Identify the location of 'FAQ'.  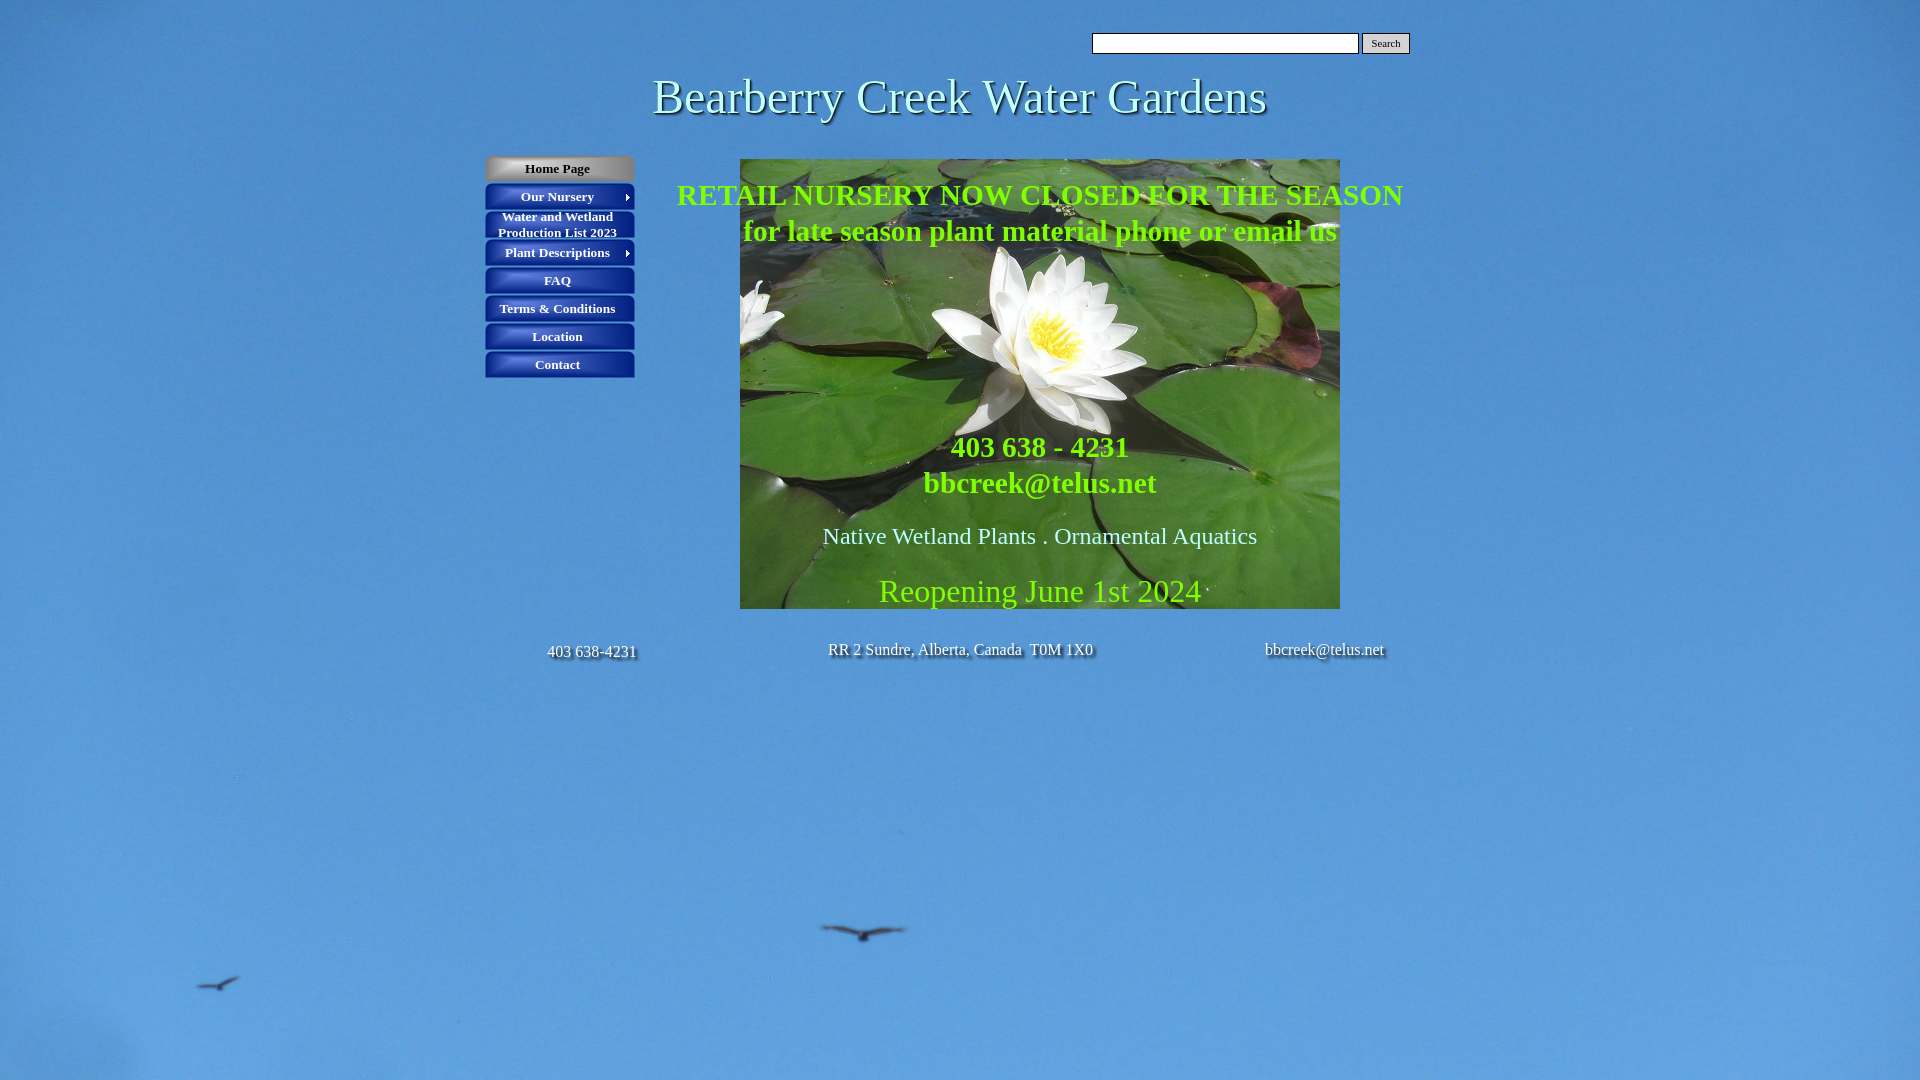
(560, 281).